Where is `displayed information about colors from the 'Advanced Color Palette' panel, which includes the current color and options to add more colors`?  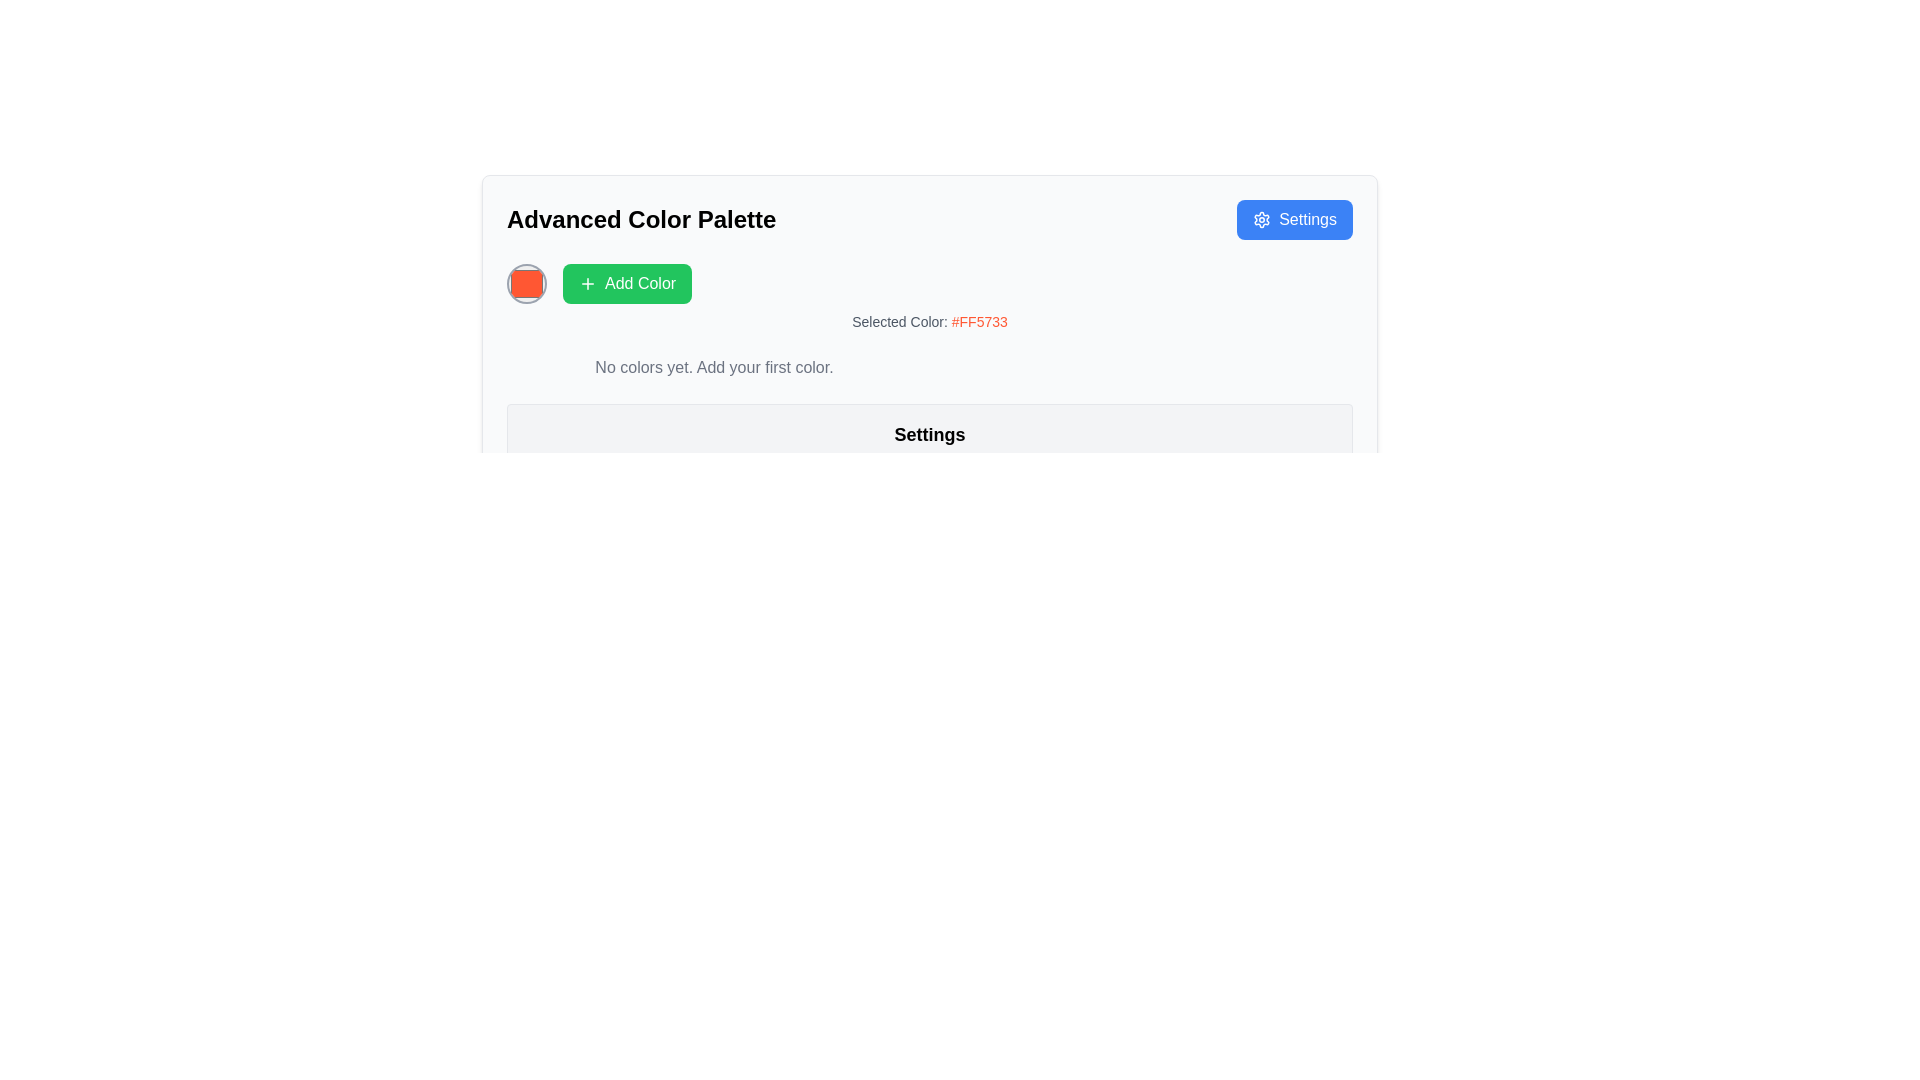
displayed information about colors from the 'Advanced Color Palette' panel, which includes the current color and options to add more colors is located at coordinates (929, 346).